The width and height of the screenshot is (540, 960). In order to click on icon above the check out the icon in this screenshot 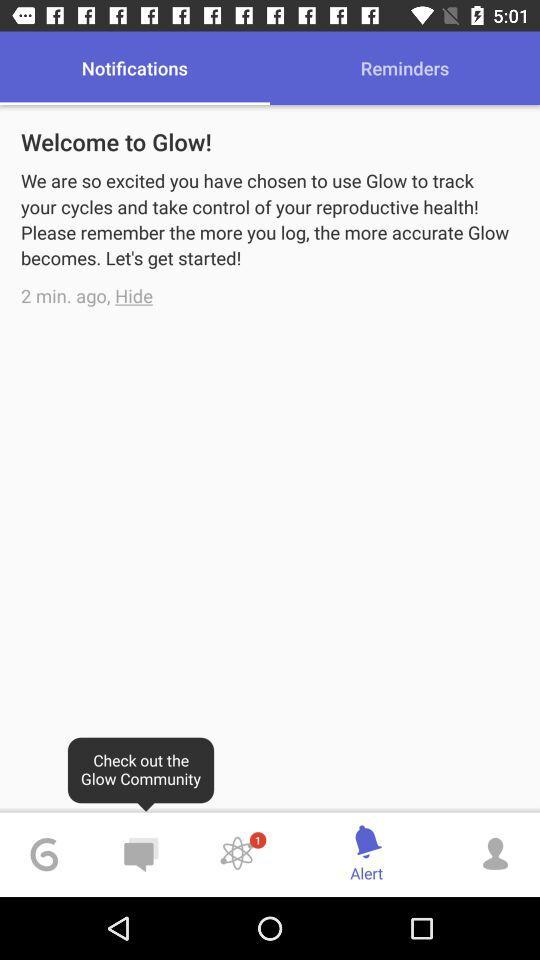, I will do `click(134, 294)`.